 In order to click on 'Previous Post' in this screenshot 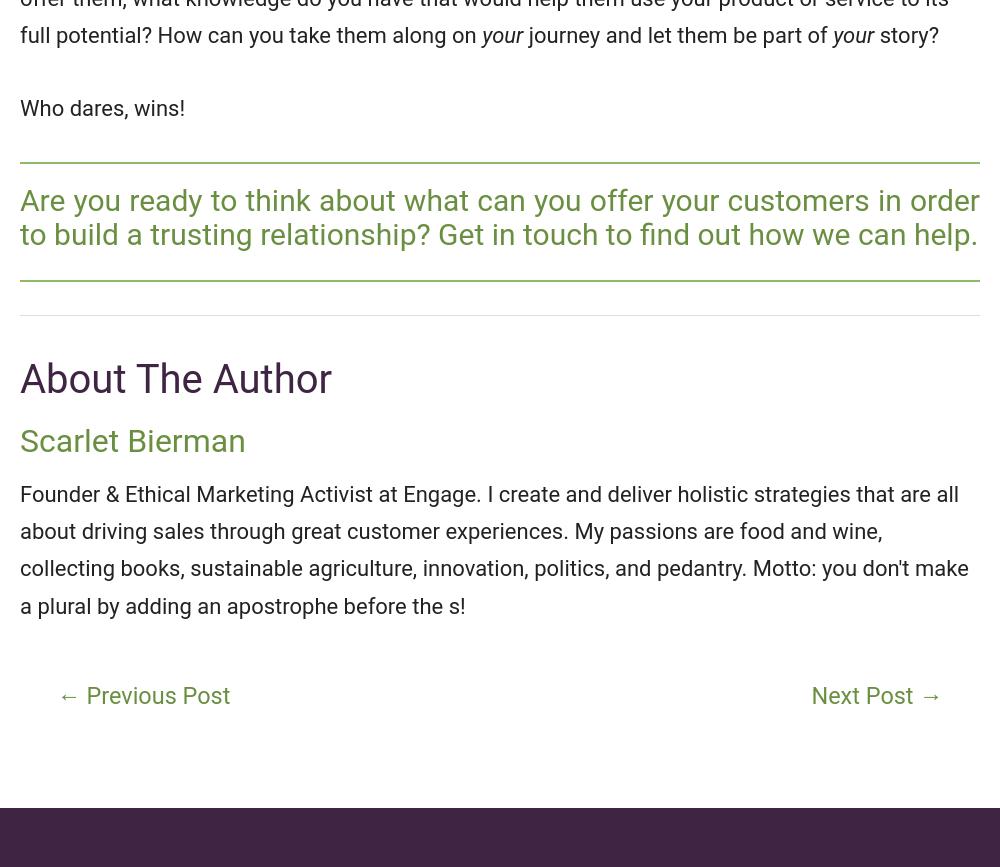, I will do `click(79, 695)`.